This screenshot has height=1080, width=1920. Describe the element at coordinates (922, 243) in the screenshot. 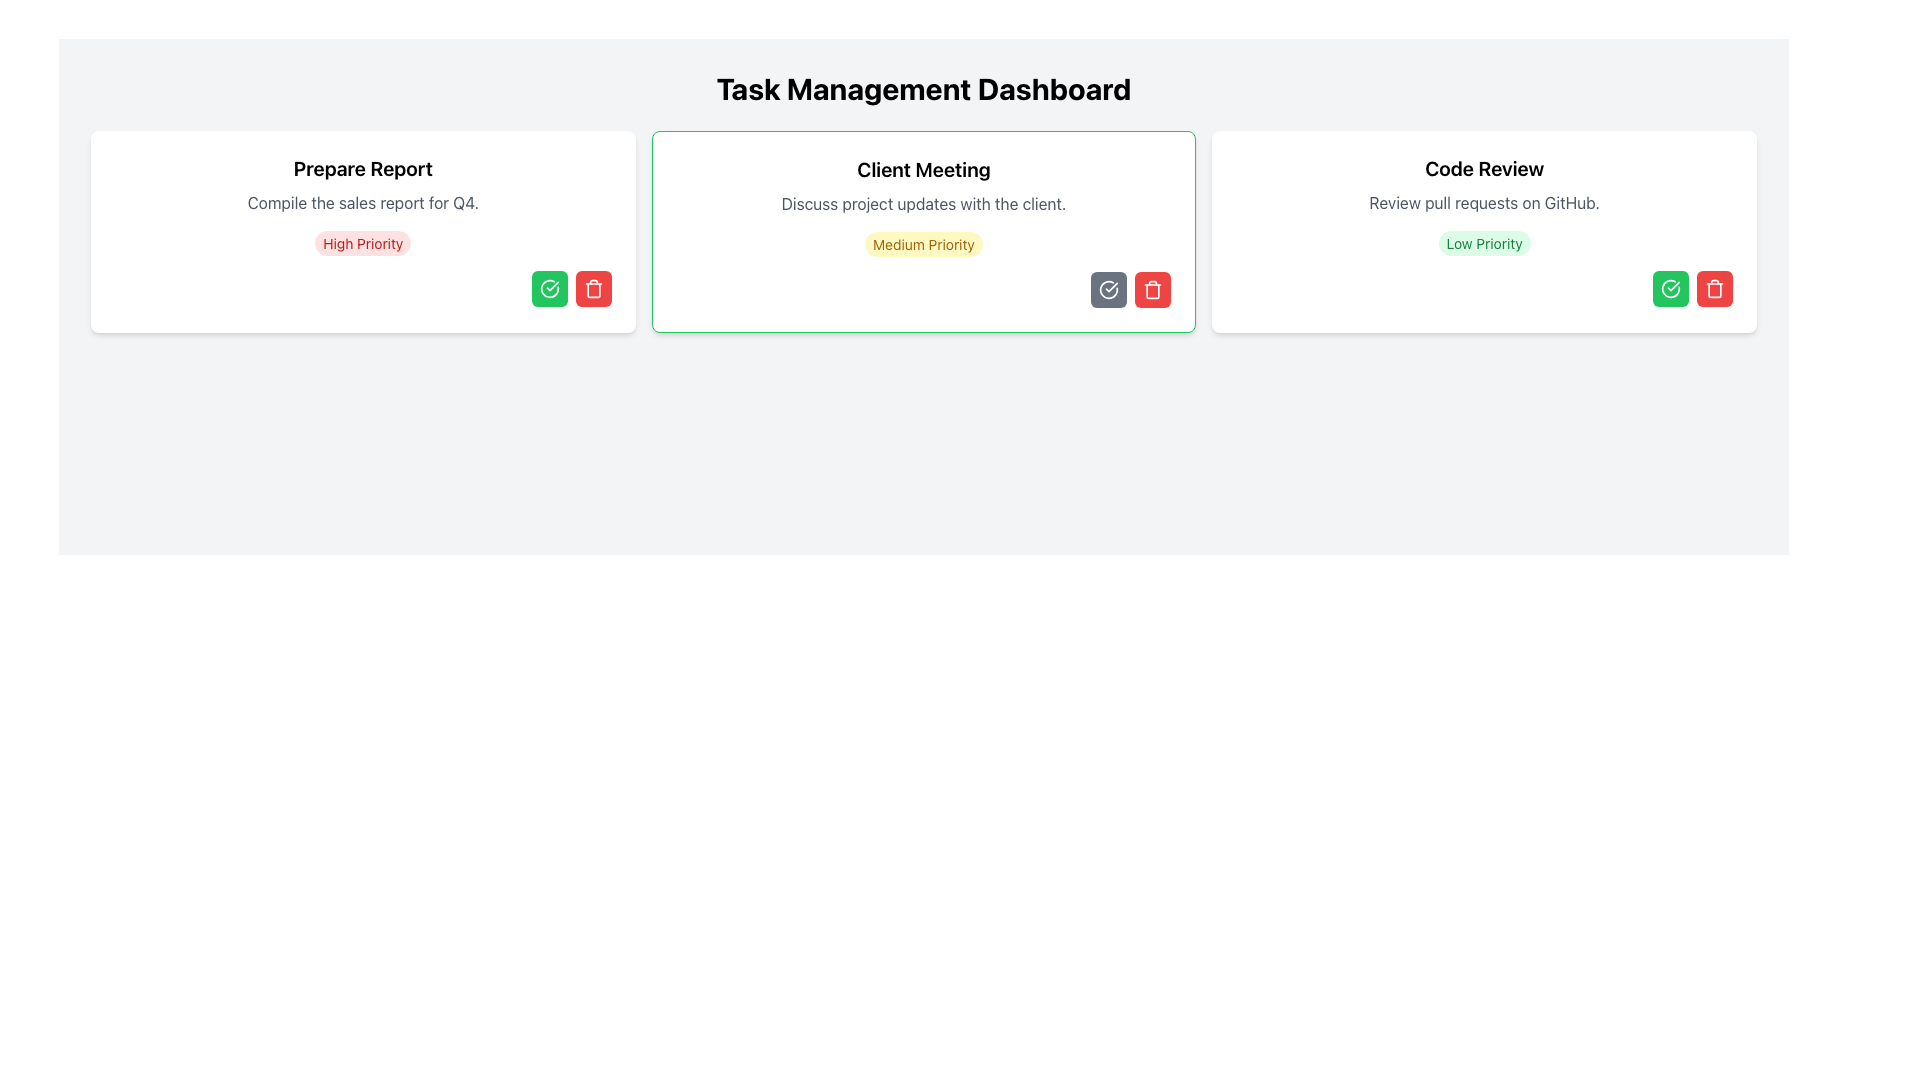

I see `the 'Medium Priority' text label, which is a button-like element with a yellow background and text, located in the 'Client Meeting' card of the task management dashboard` at that location.